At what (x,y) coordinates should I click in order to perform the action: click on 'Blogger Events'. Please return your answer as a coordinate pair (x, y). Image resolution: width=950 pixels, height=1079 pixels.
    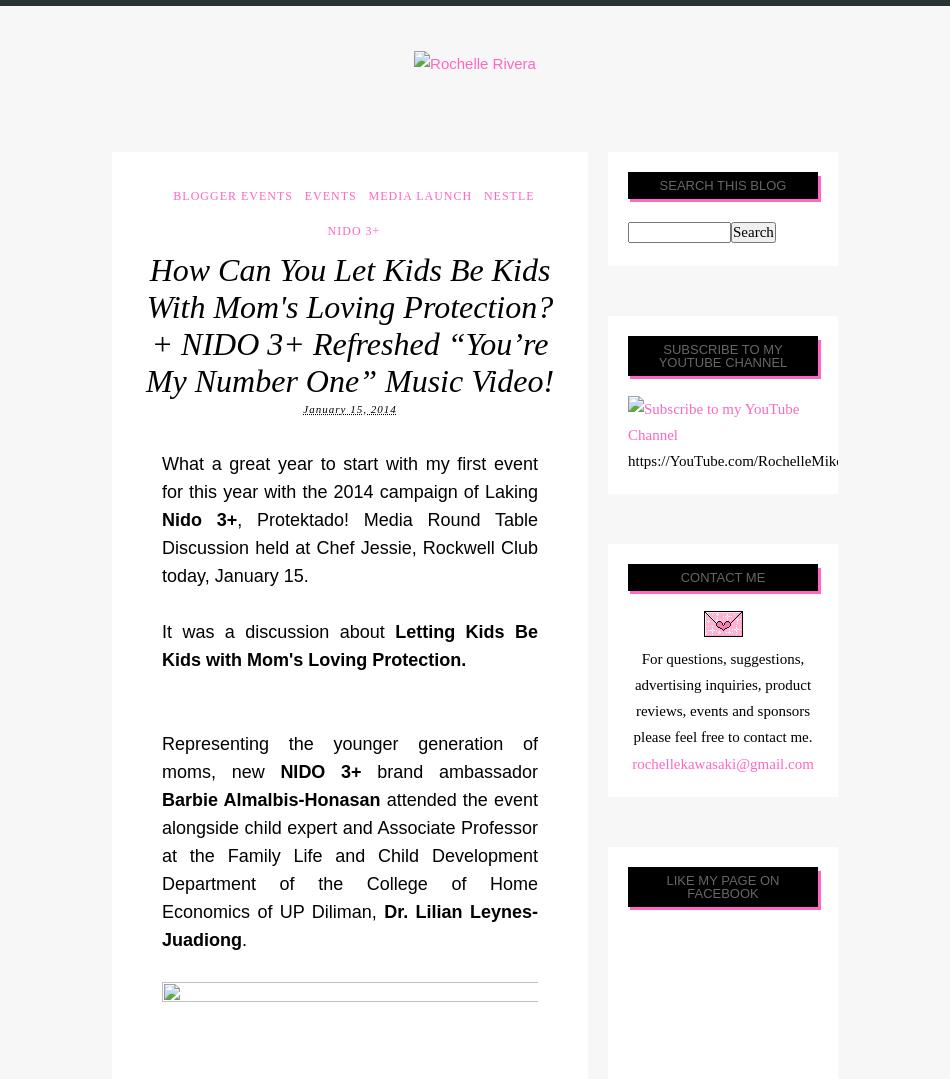
    Looking at the image, I should click on (233, 195).